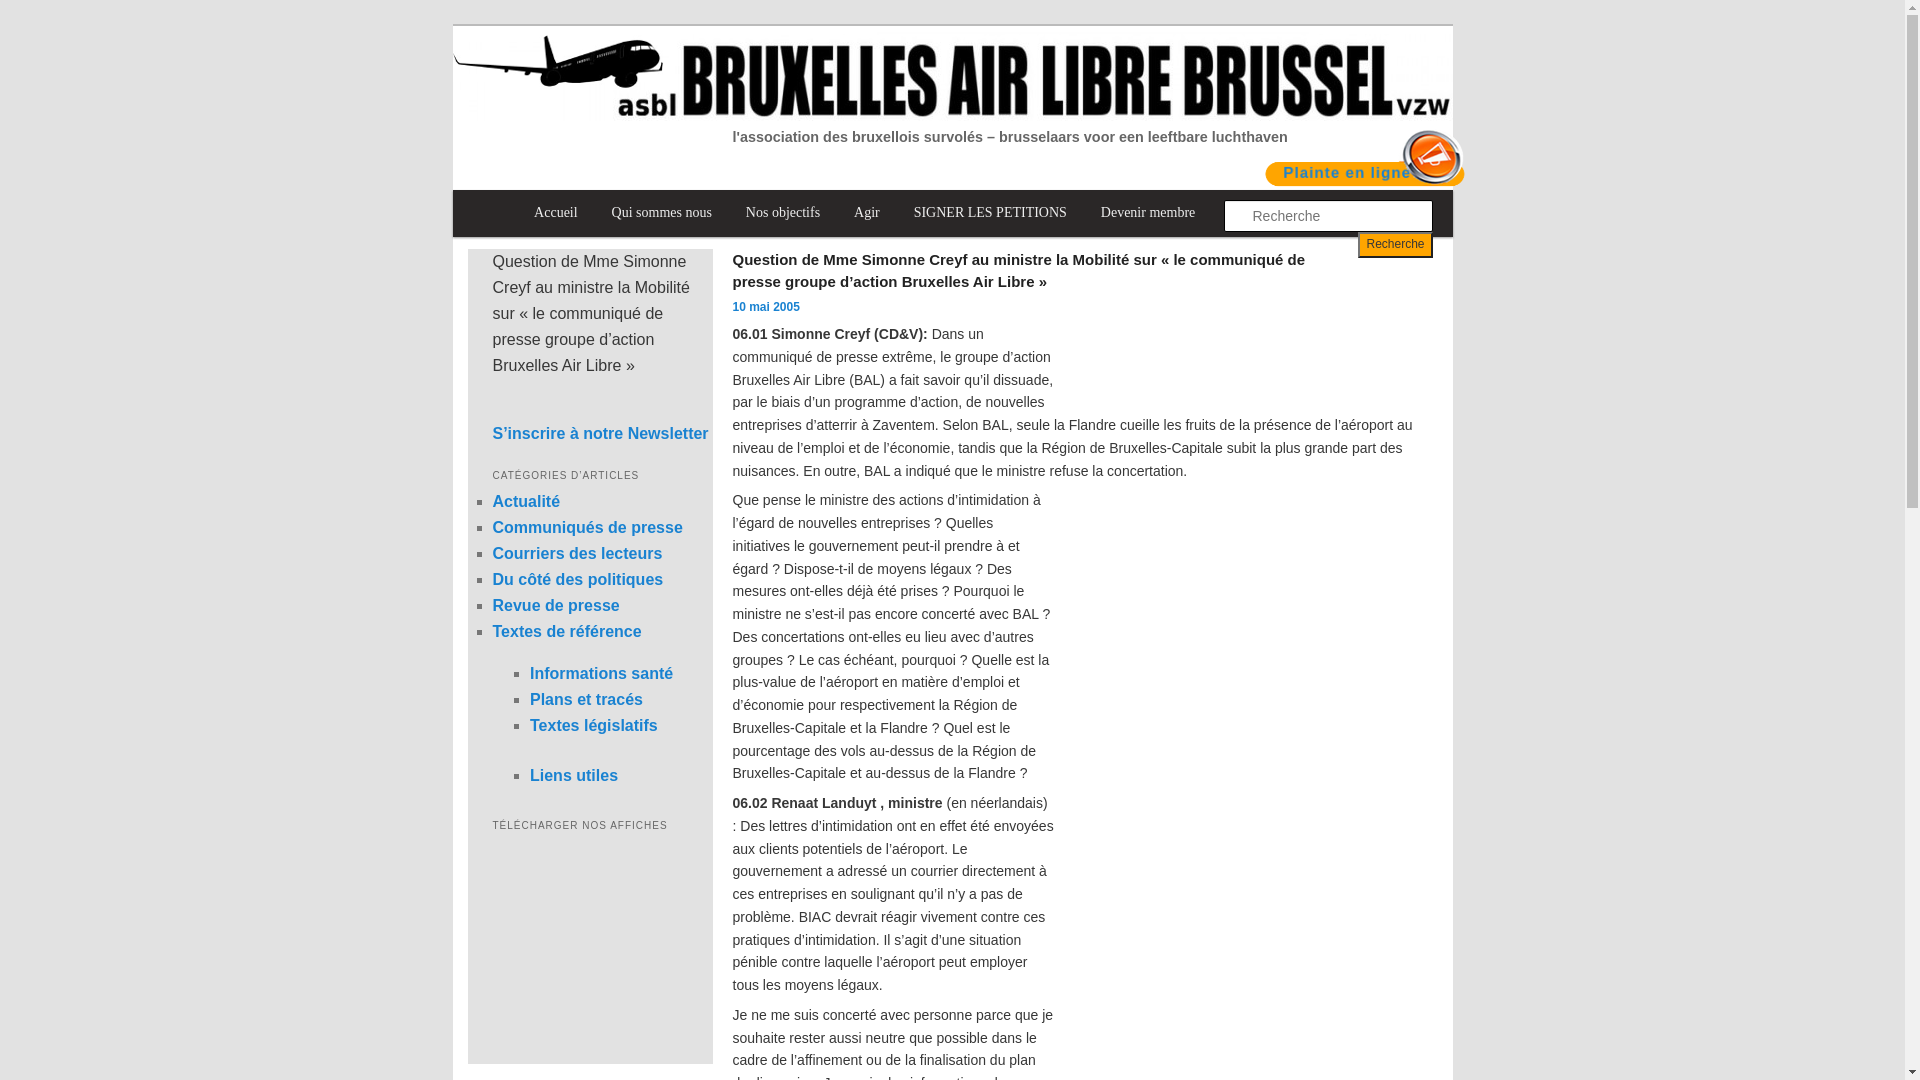 This screenshot has height=1080, width=1920. Describe the element at coordinates (867, 213) in the screenshot. I see `'Agir'` at that location.